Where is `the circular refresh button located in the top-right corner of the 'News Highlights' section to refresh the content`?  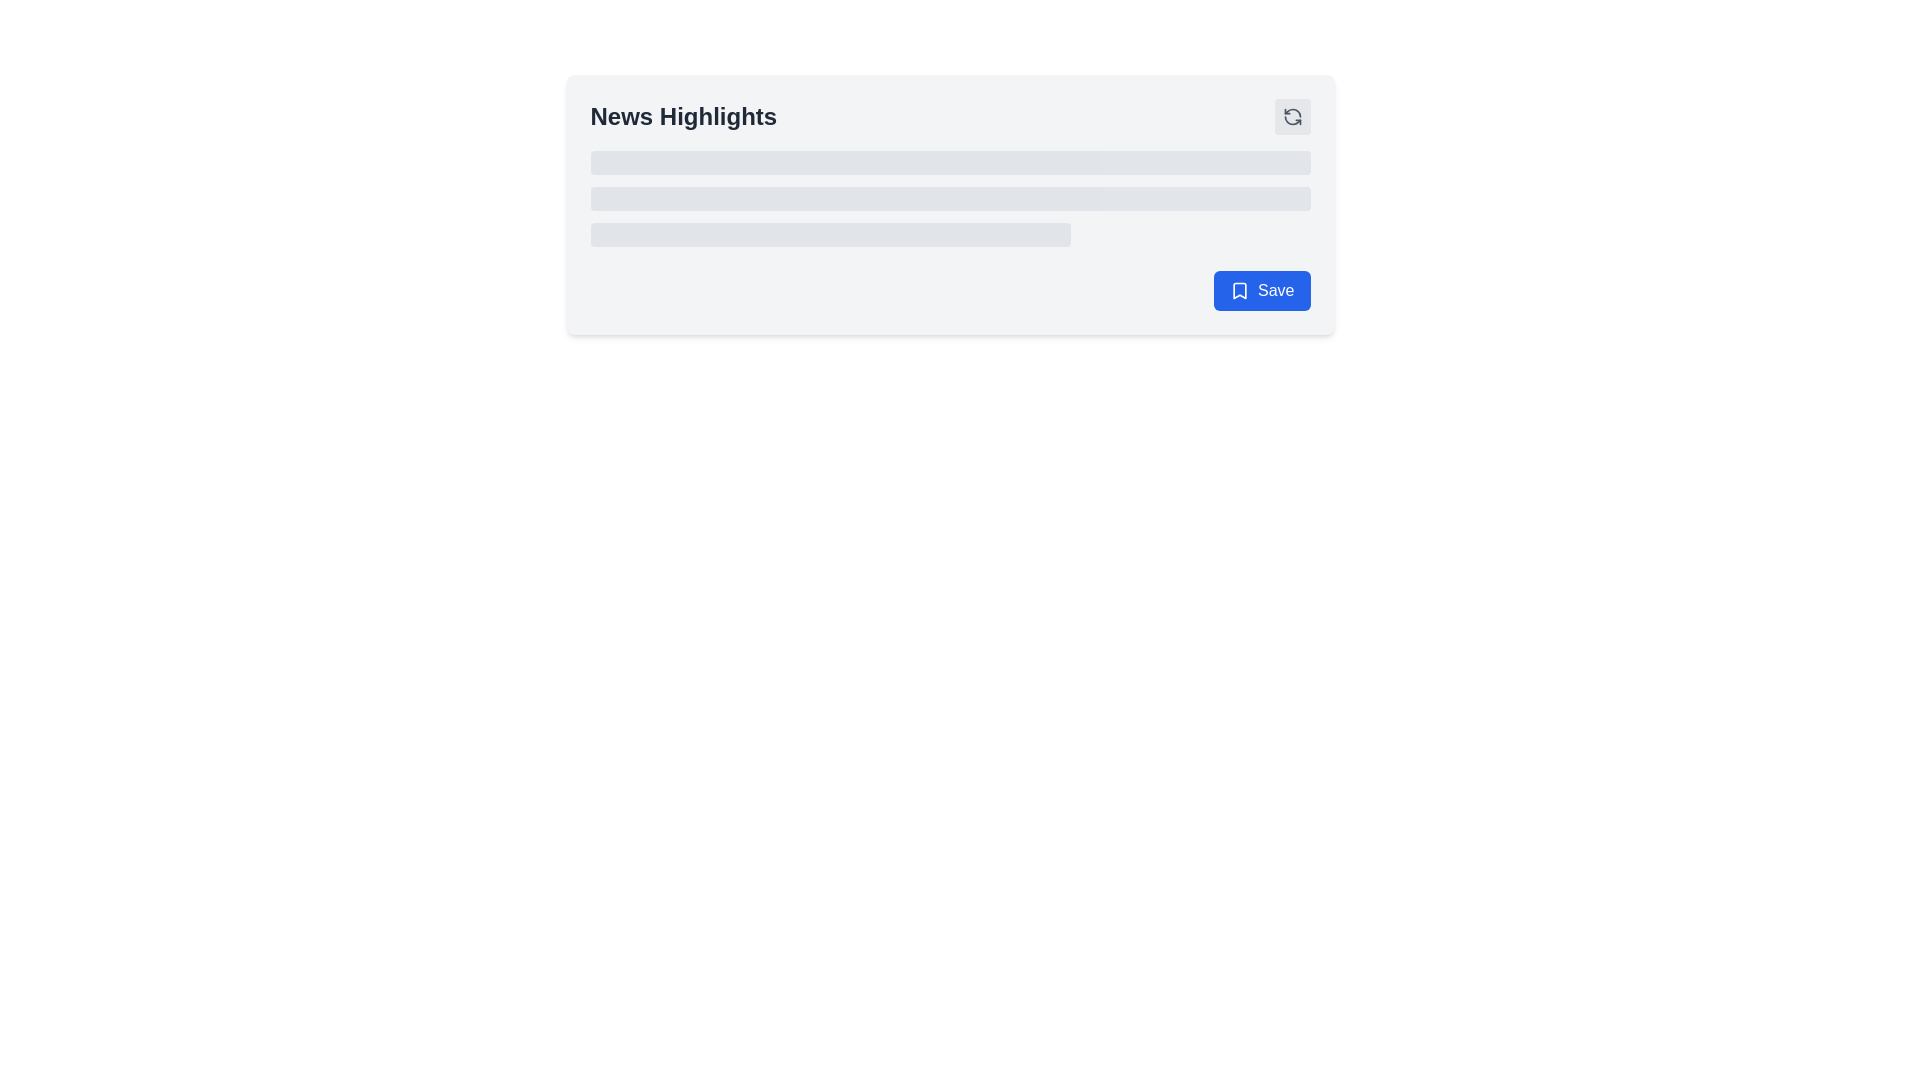
the circular refresh button located in the top-right corner of the 'News Highlights' section to refresh the content is located at coordinates (1292, 116).